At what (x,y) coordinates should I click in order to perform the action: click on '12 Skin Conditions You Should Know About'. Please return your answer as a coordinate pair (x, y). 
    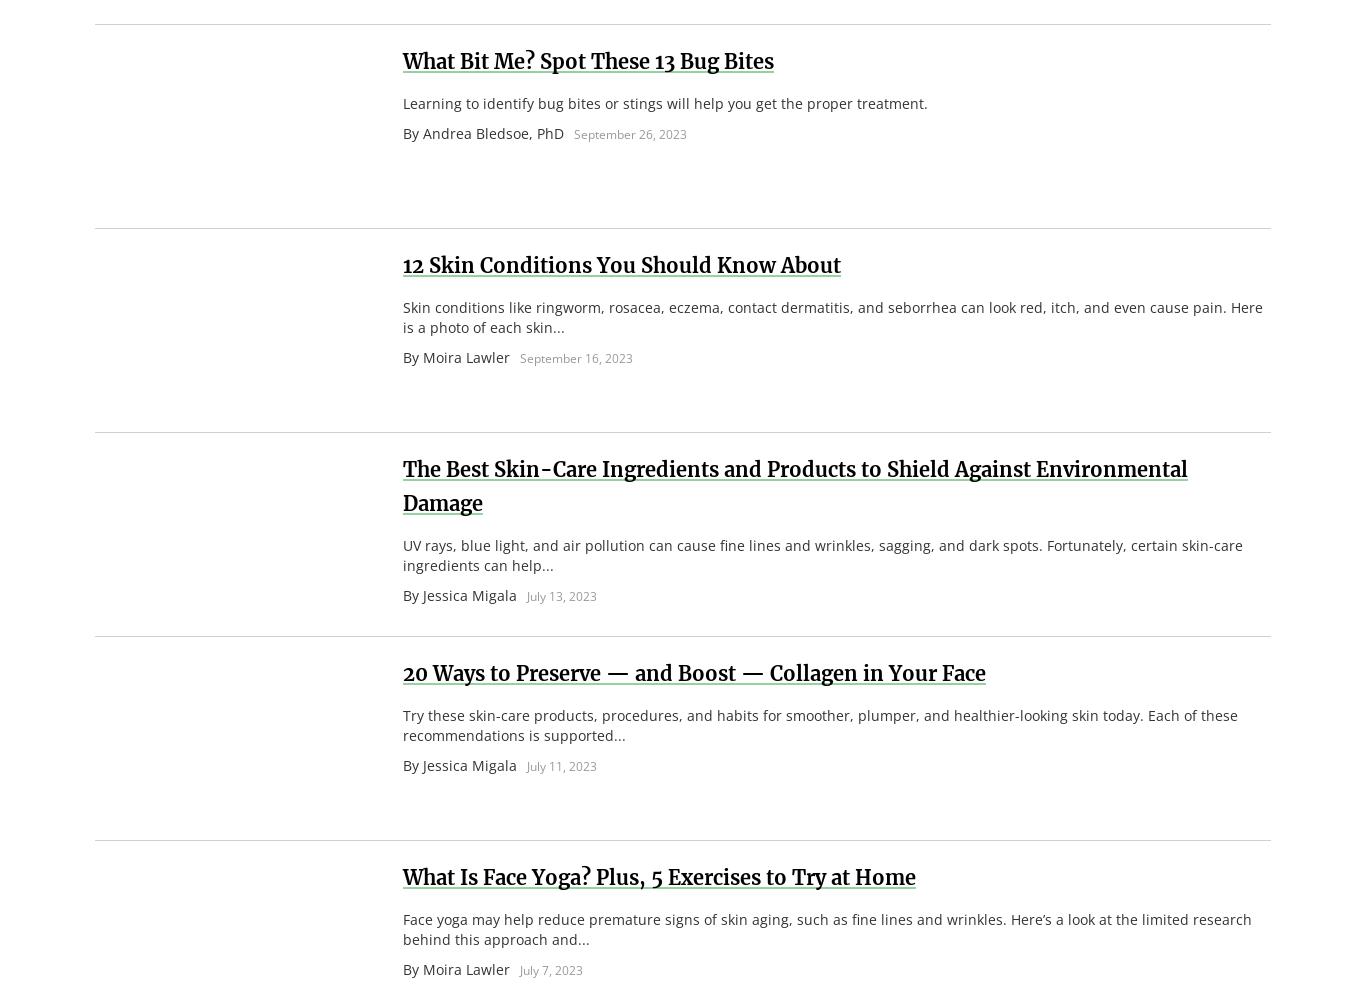
    Looking at the image, I should click on (620, 264).